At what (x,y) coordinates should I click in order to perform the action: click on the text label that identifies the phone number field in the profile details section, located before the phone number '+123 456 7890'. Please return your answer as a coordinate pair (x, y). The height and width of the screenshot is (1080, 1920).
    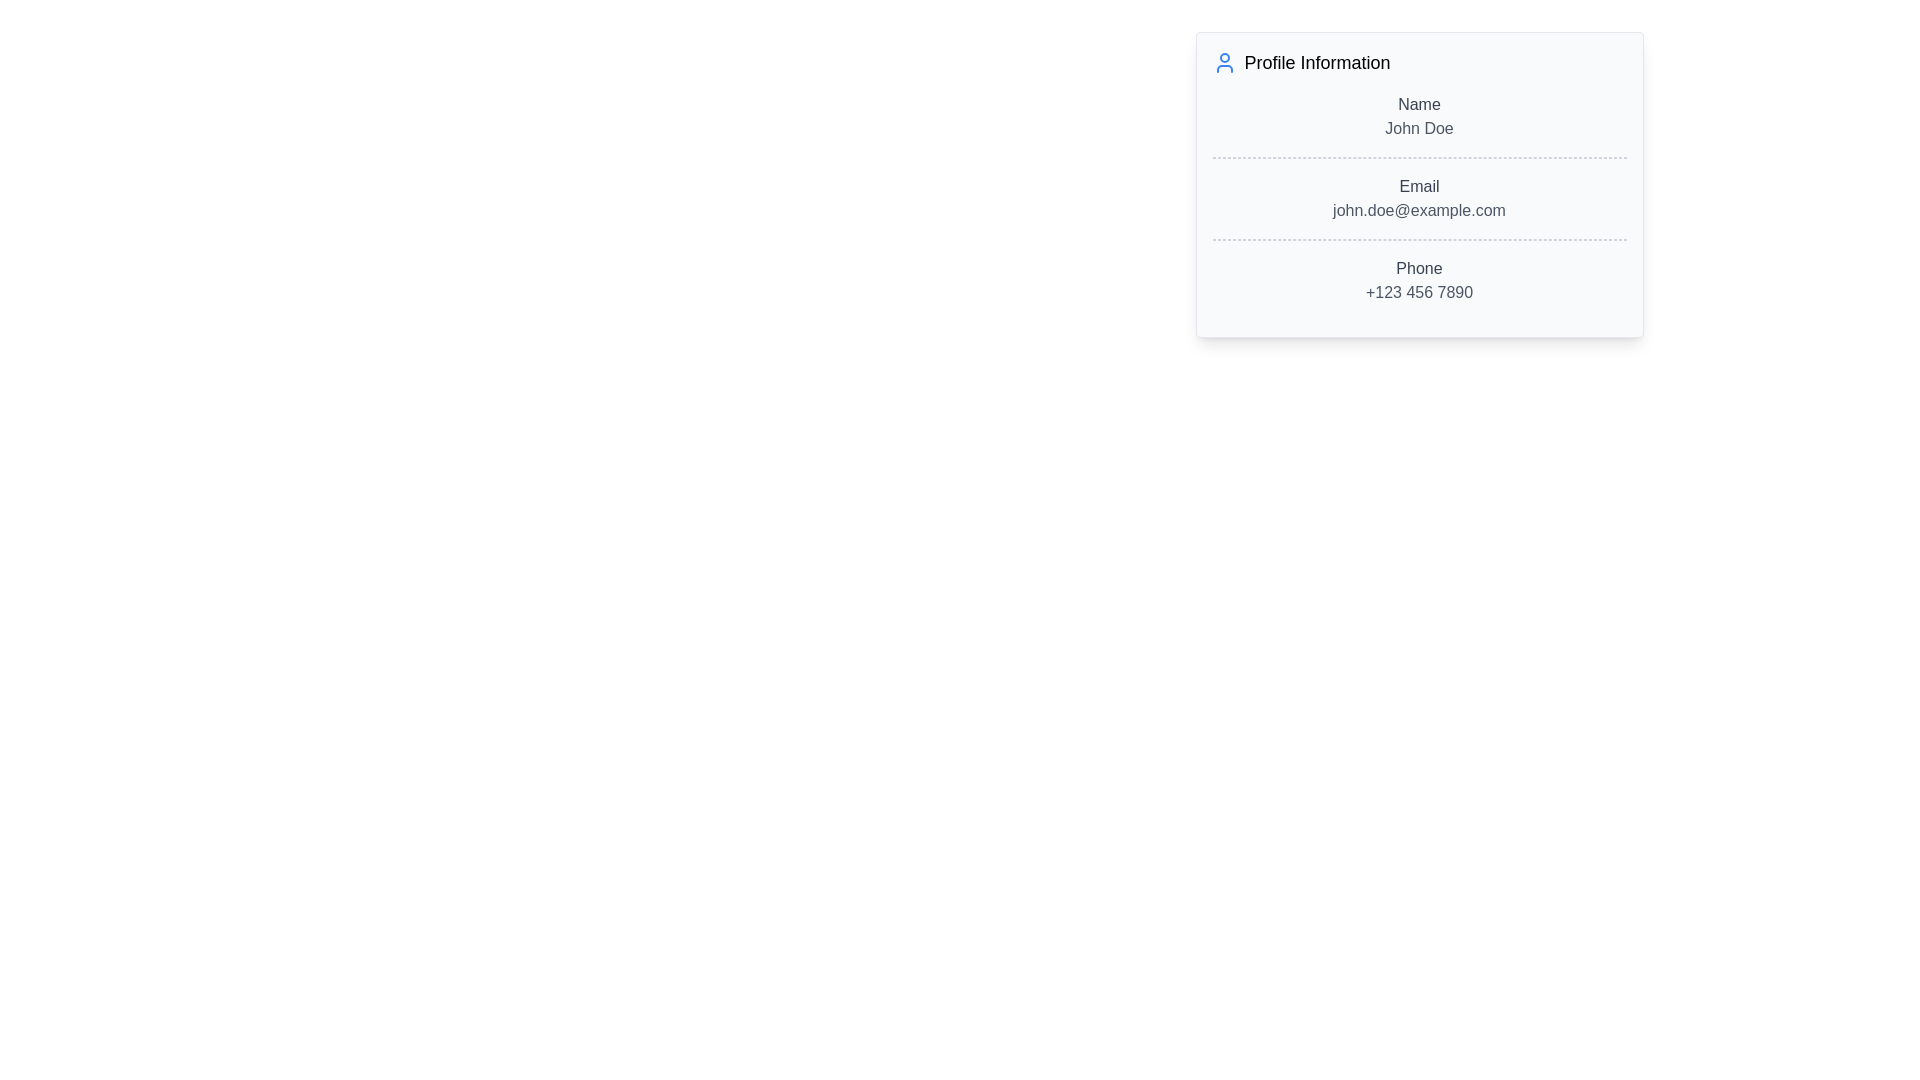
    Looking at the image, I should click on (1418, 268).